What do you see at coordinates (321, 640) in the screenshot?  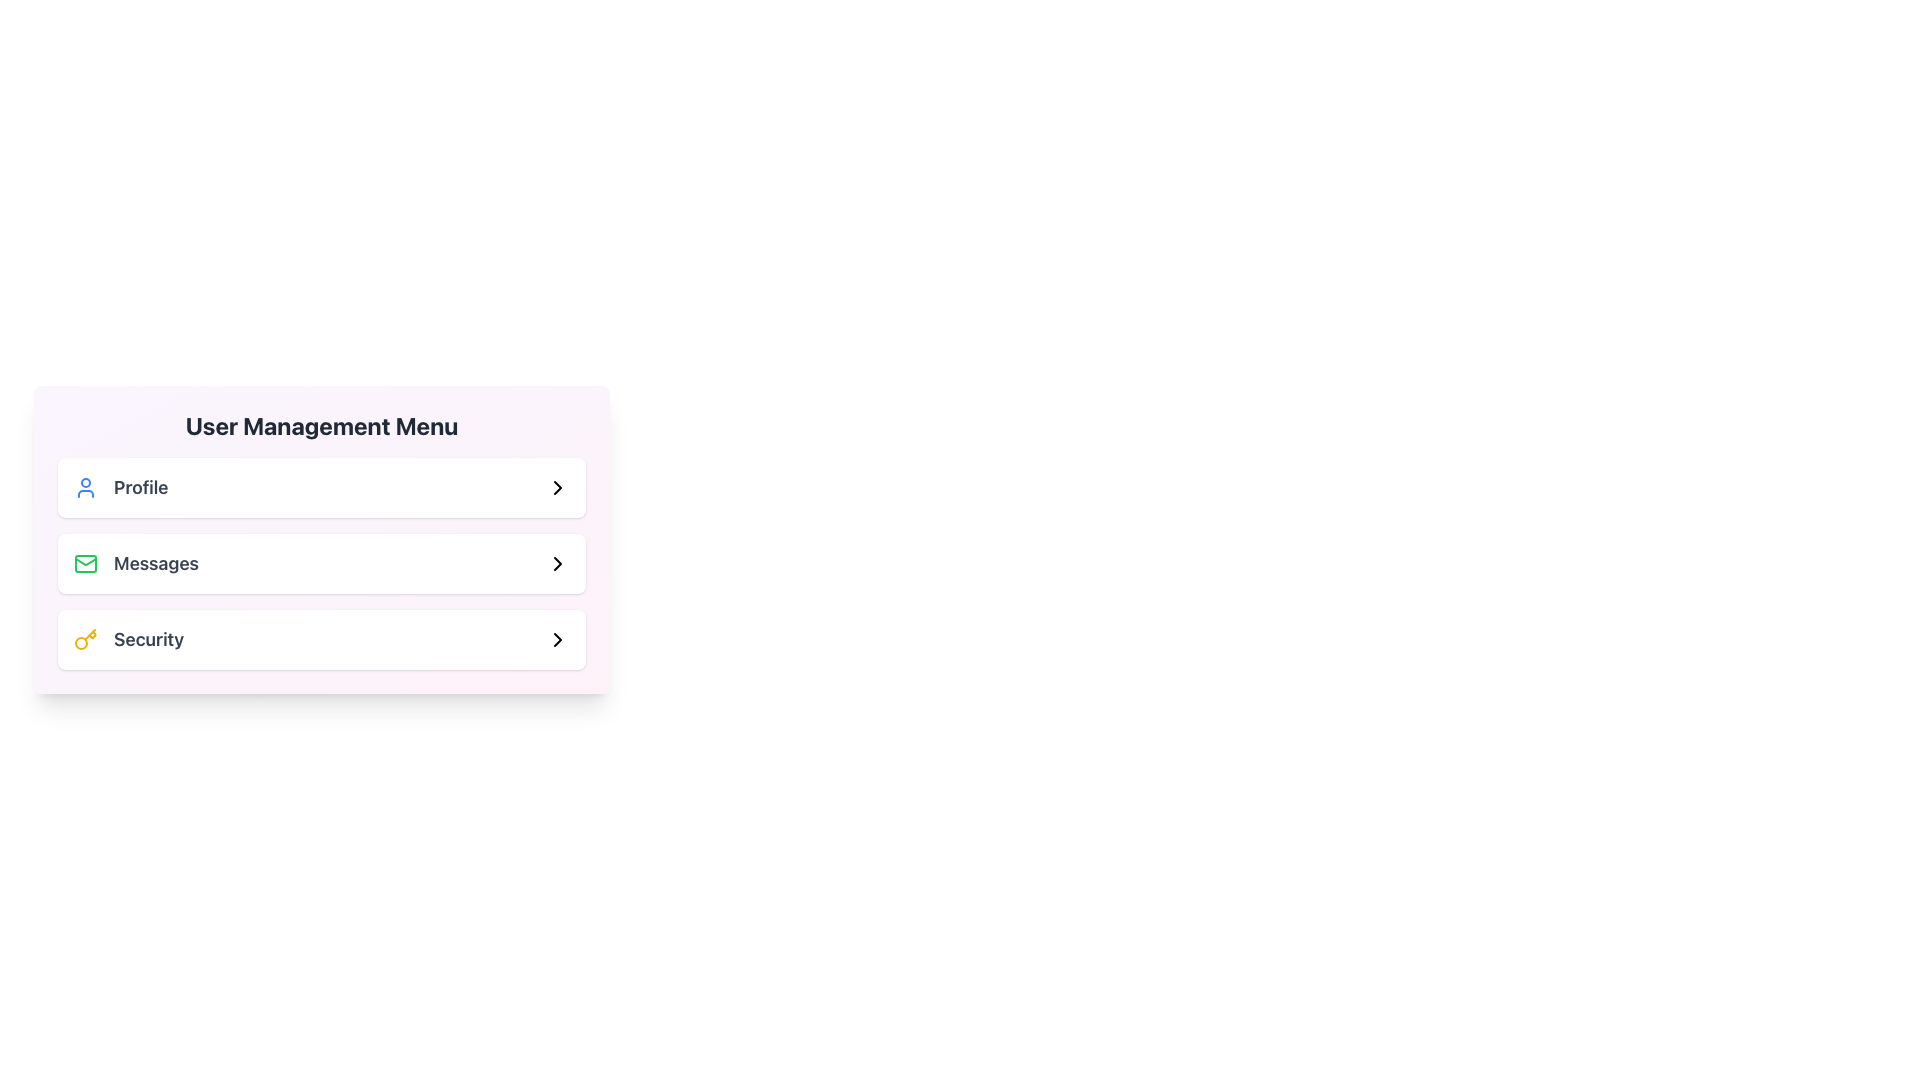 I see `the third menu option in the User Management Menu` at bounding box center [321, 640].